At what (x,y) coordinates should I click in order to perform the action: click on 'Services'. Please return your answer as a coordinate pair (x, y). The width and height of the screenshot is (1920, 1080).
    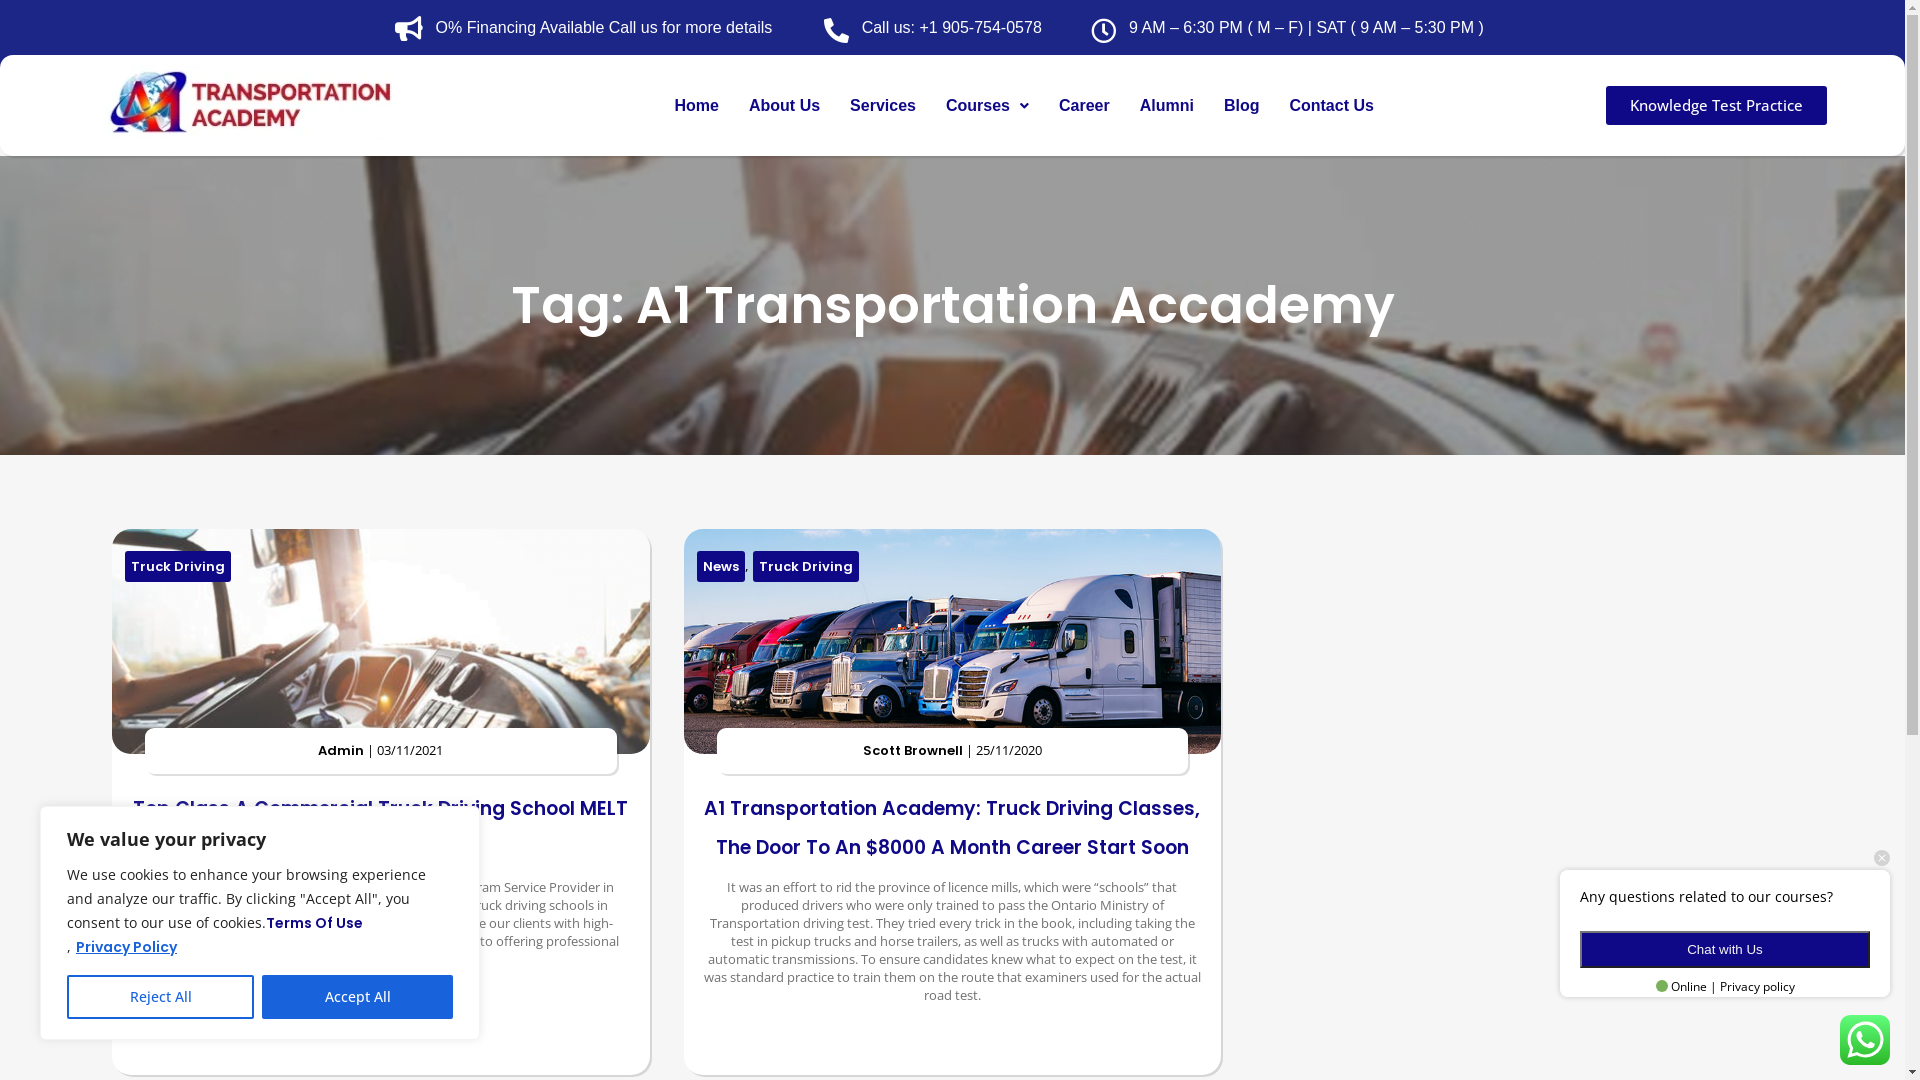
    Looking at the image, I should click on (835, 104).